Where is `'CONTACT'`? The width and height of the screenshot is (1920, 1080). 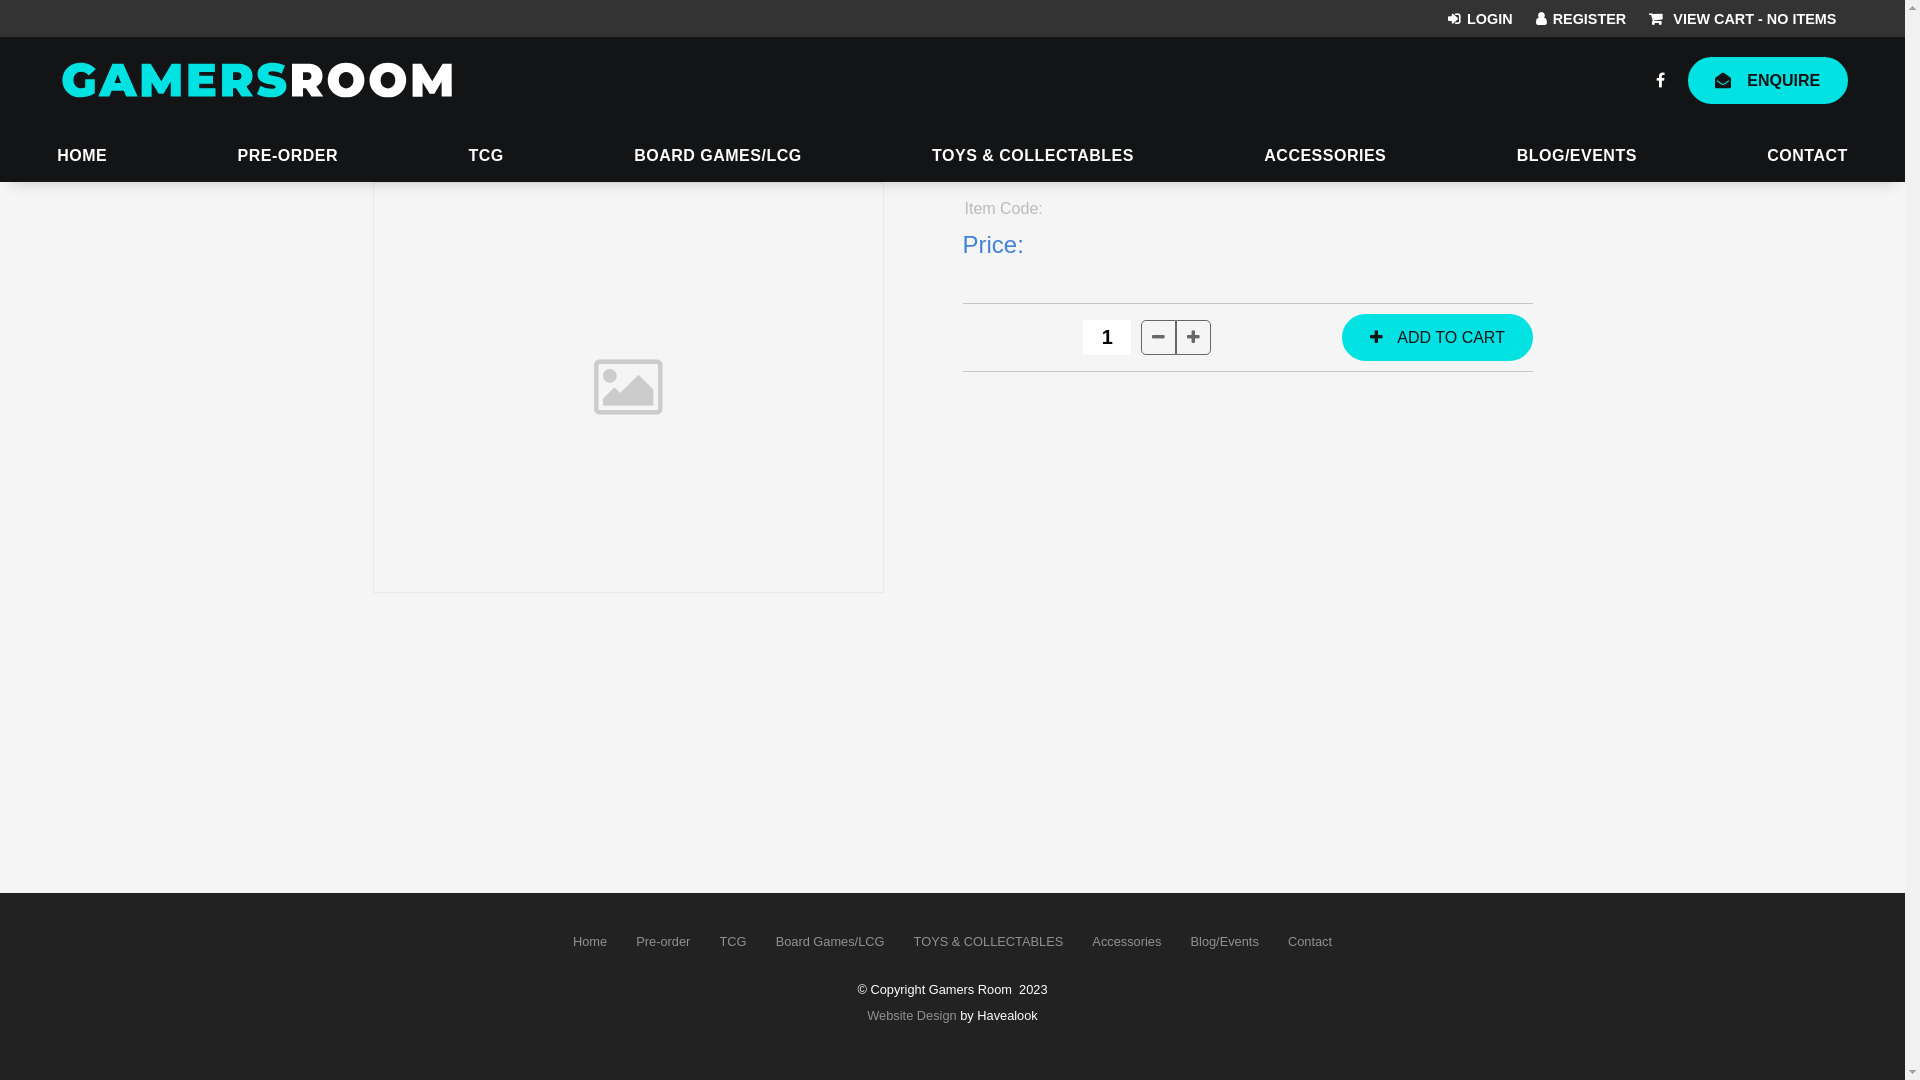
'CONTACT' is located at coordinates (1807, 156).